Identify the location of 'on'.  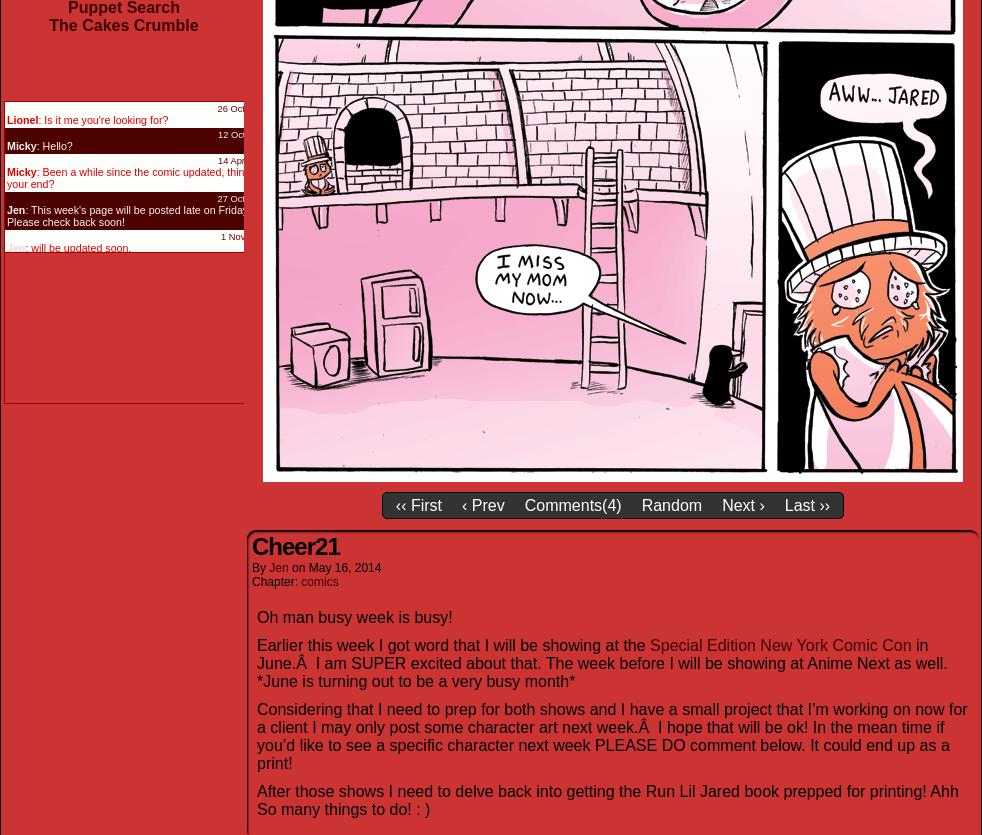
(300, 566).